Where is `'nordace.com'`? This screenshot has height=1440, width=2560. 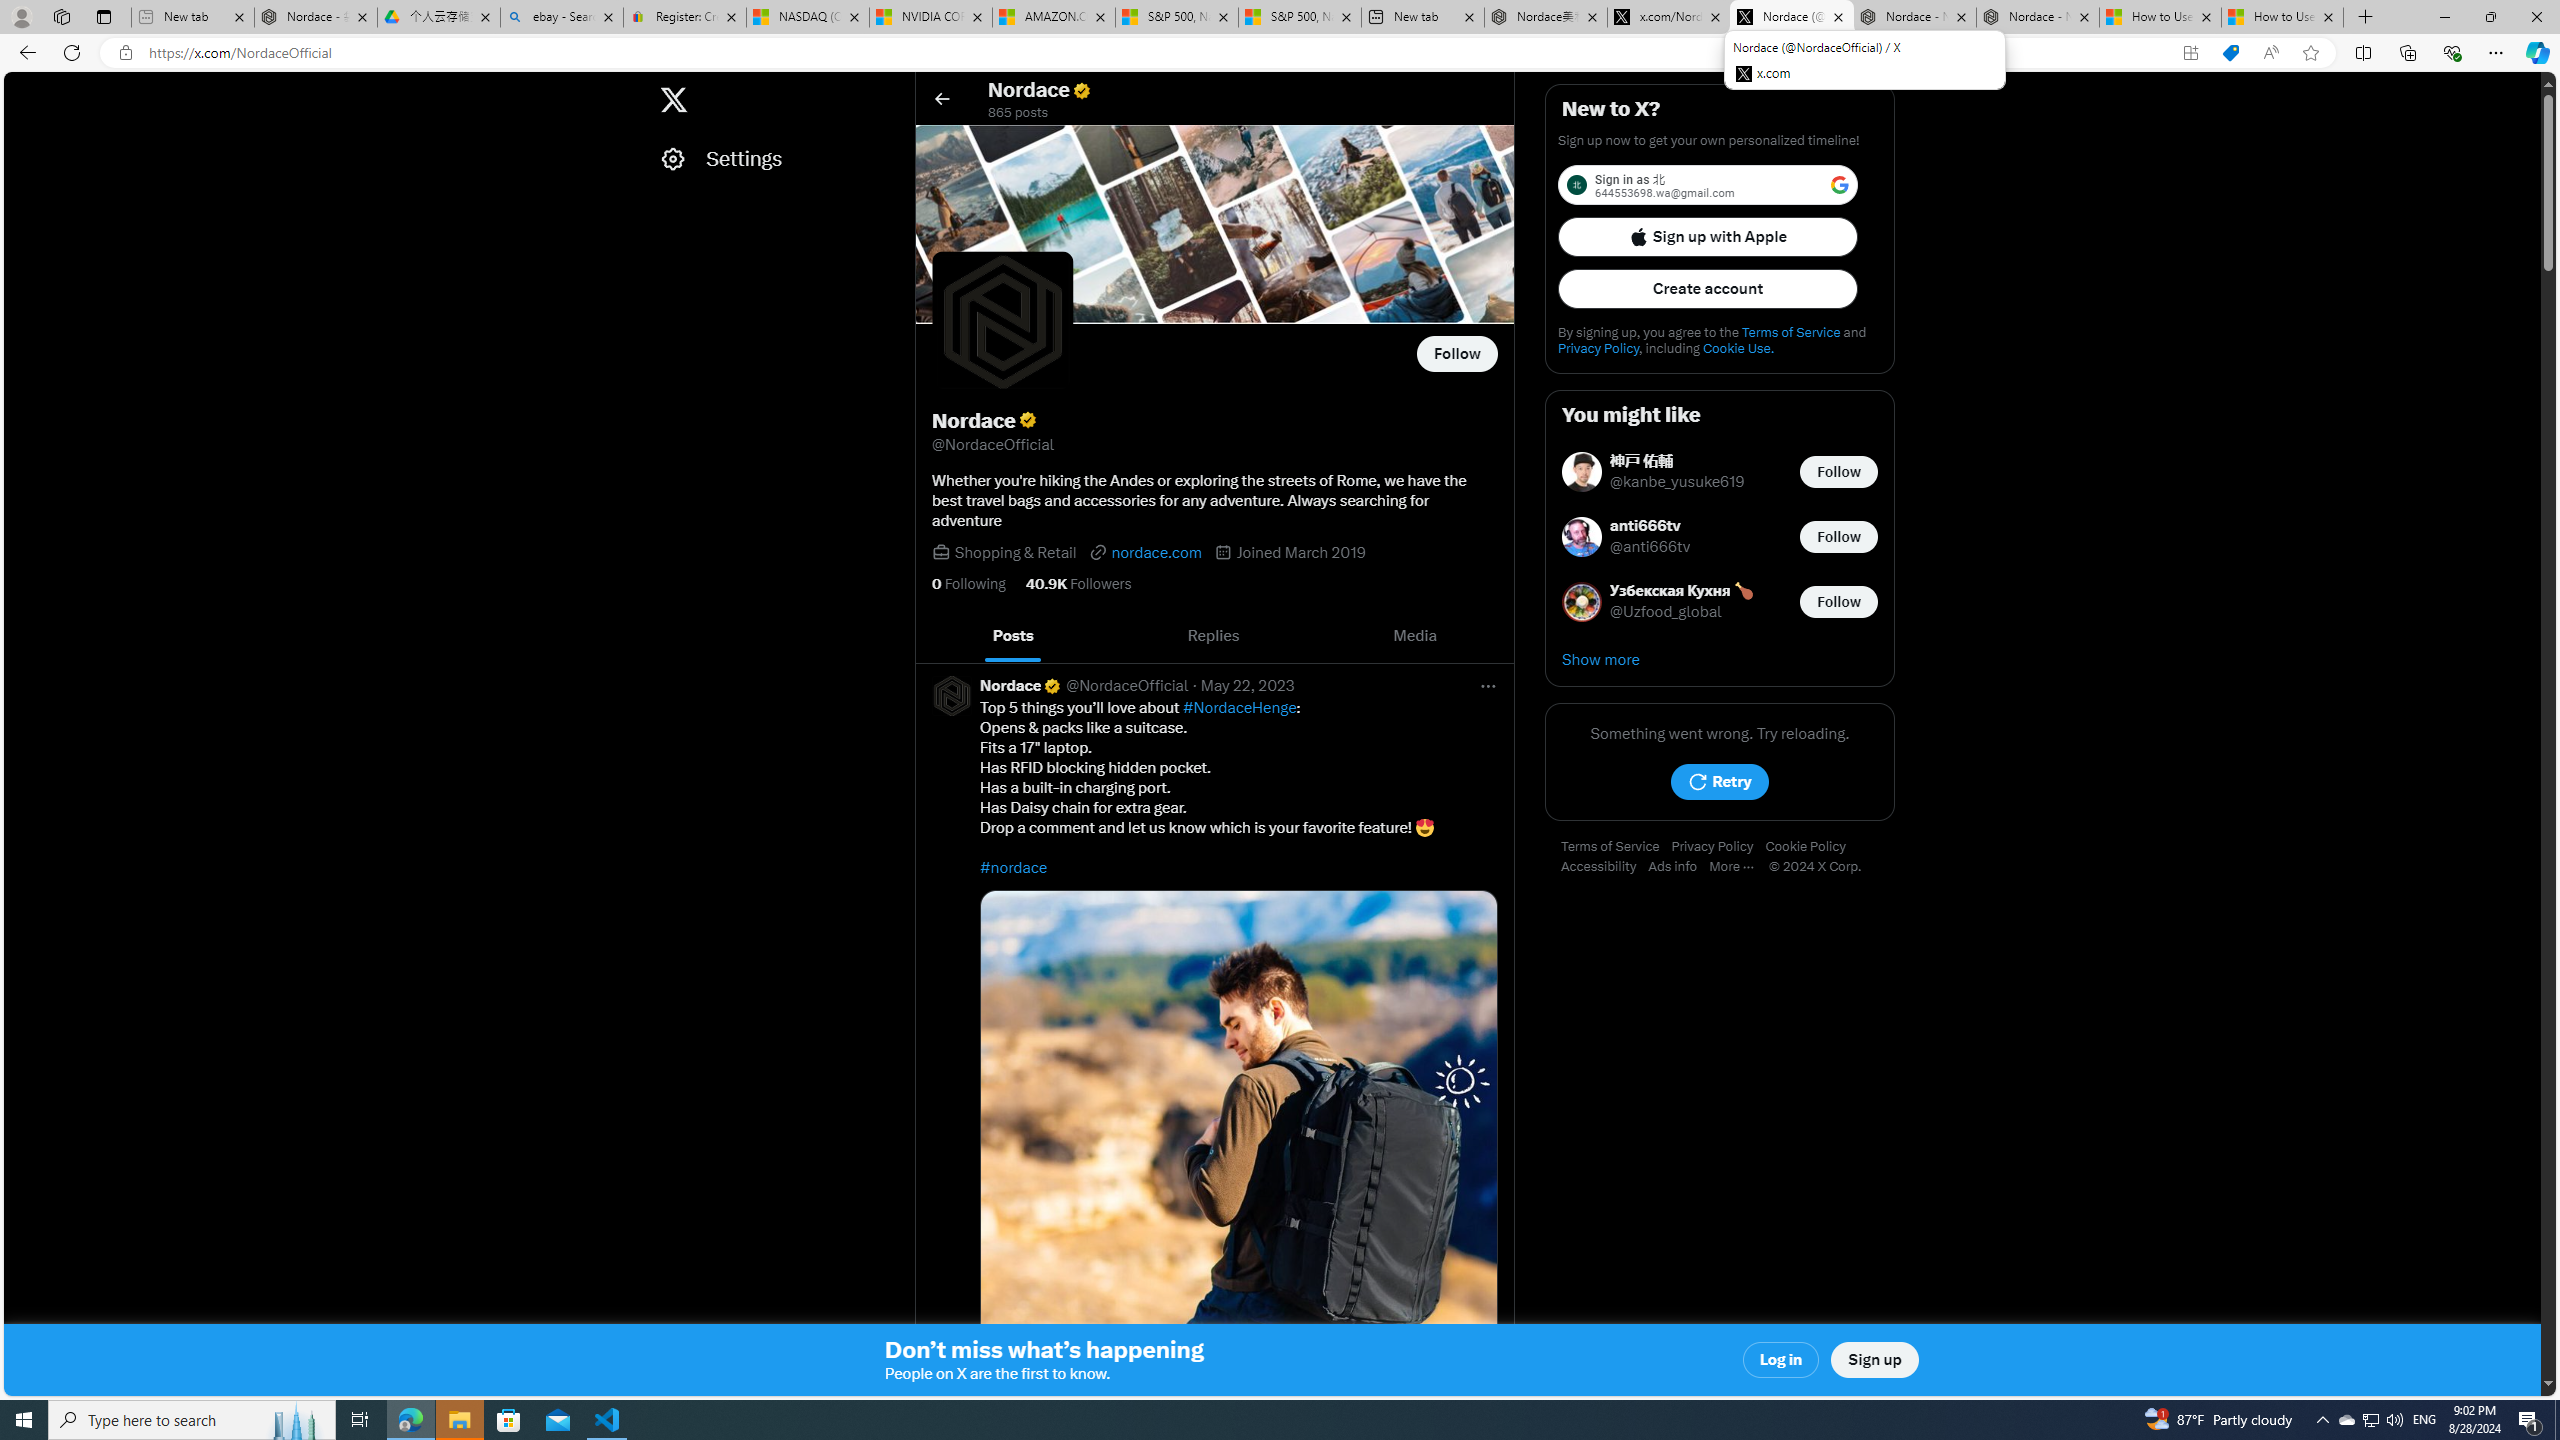
'nordace.com' is located at coordinates (1145, 551).